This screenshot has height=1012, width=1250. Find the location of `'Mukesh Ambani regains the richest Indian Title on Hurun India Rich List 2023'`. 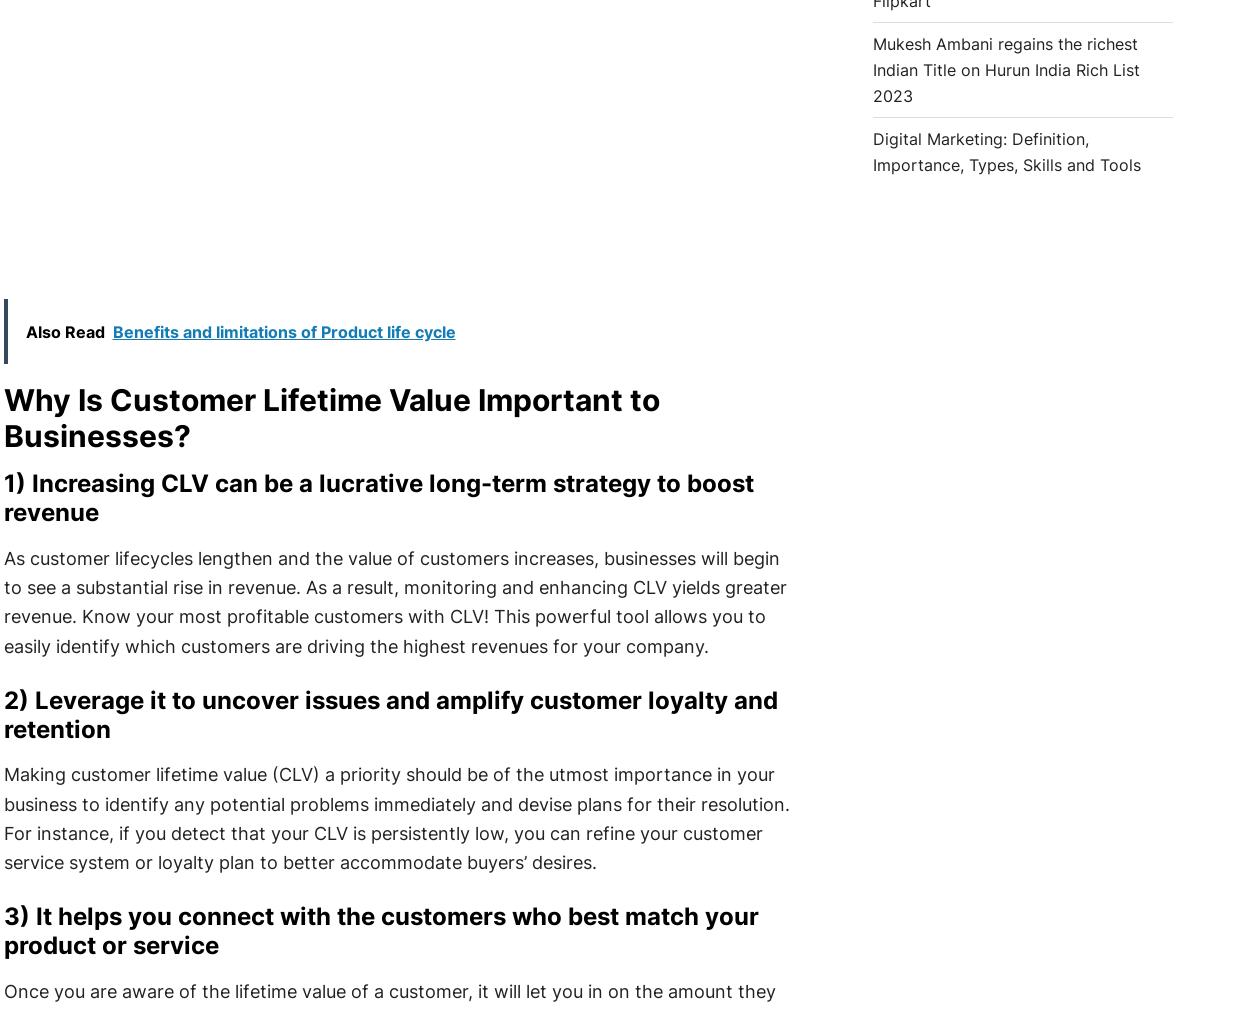

'Mukesh Ambani regains the richest Indian Title on Hurun India Rich List 2023' is located at coordinates (1005, 68).